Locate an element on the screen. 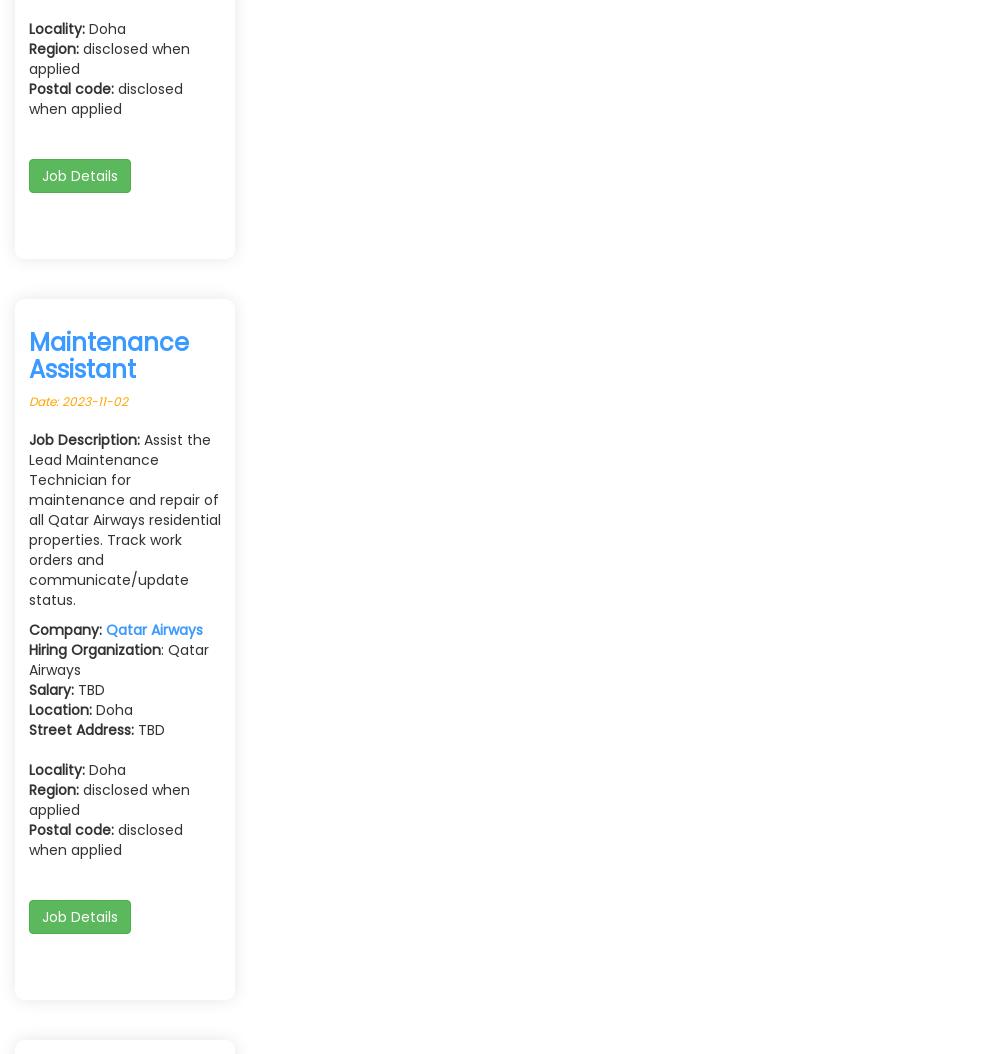  'Hiring Organization' is located at coordinates (28, 650).